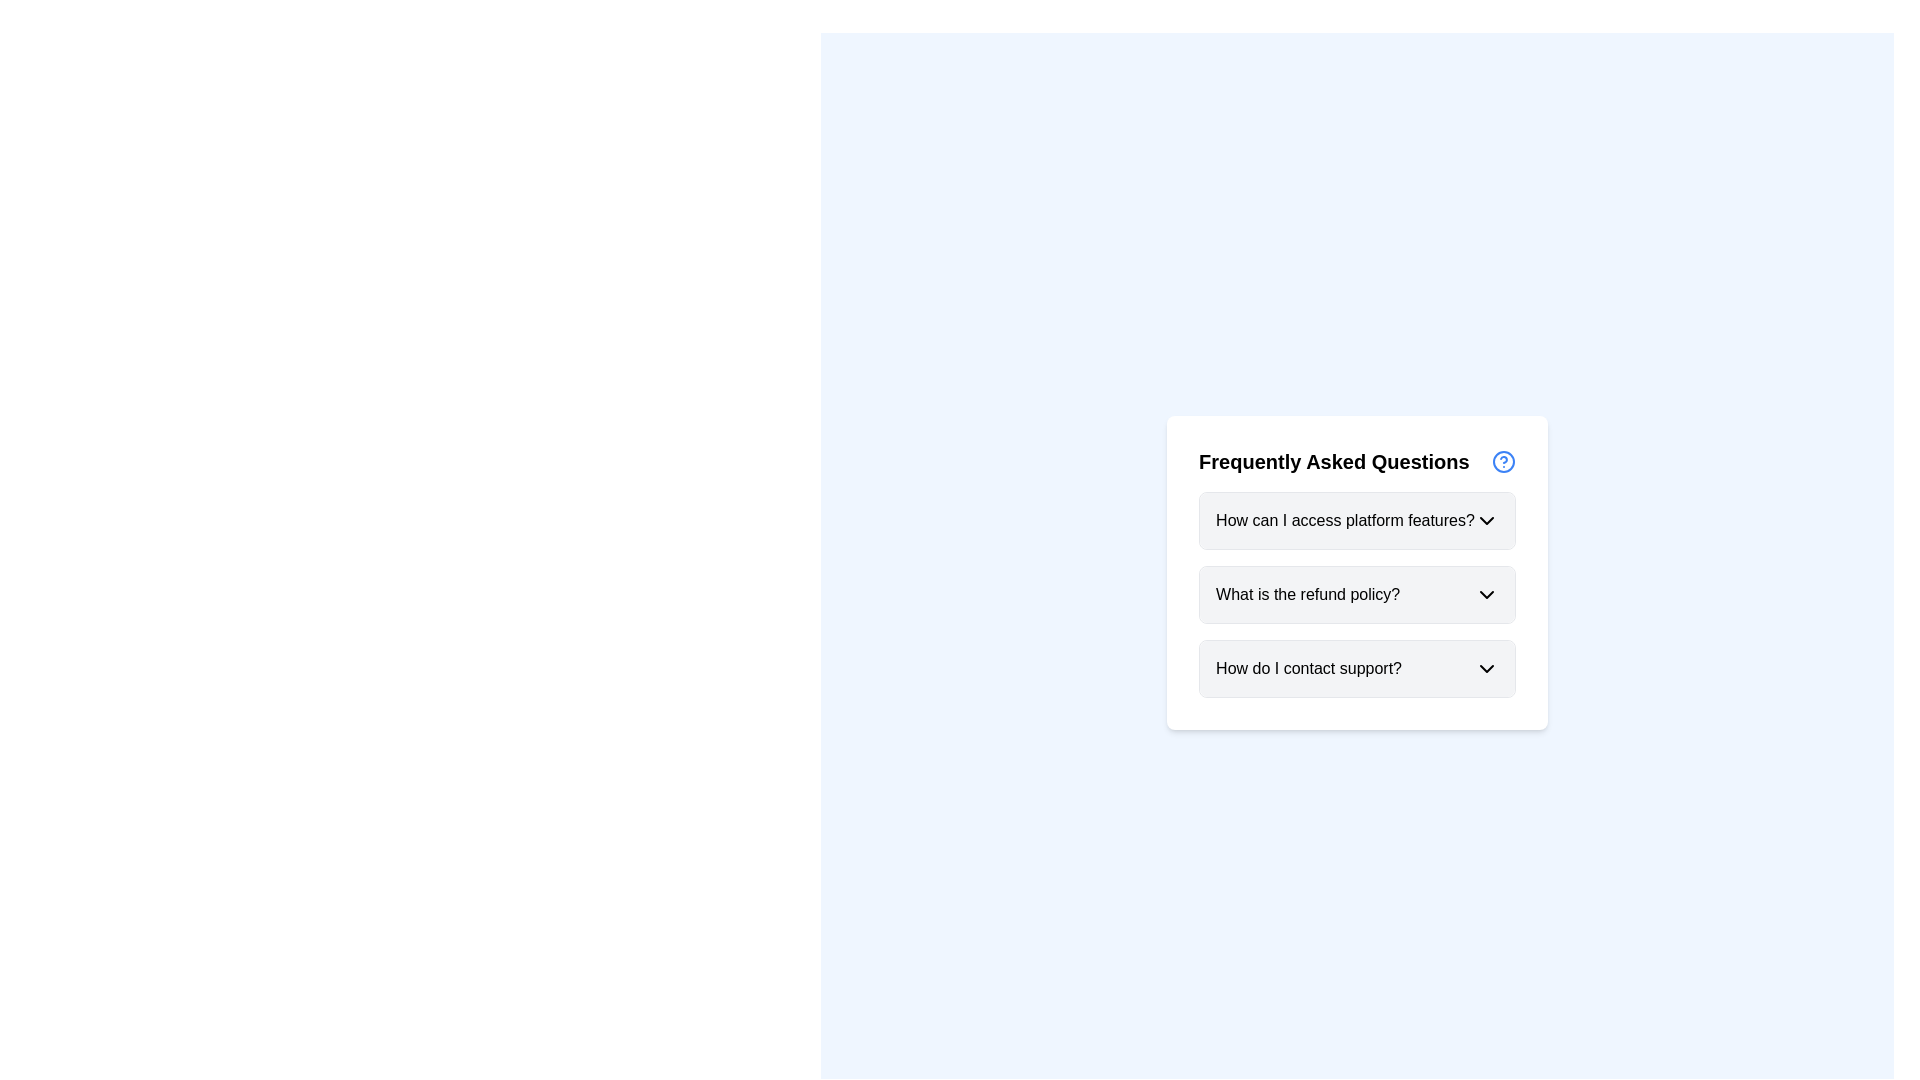 The image size is (1920, 1080). I want to click on the Dropdown toggle at the top of the FAQ section, so click(1357, 519).